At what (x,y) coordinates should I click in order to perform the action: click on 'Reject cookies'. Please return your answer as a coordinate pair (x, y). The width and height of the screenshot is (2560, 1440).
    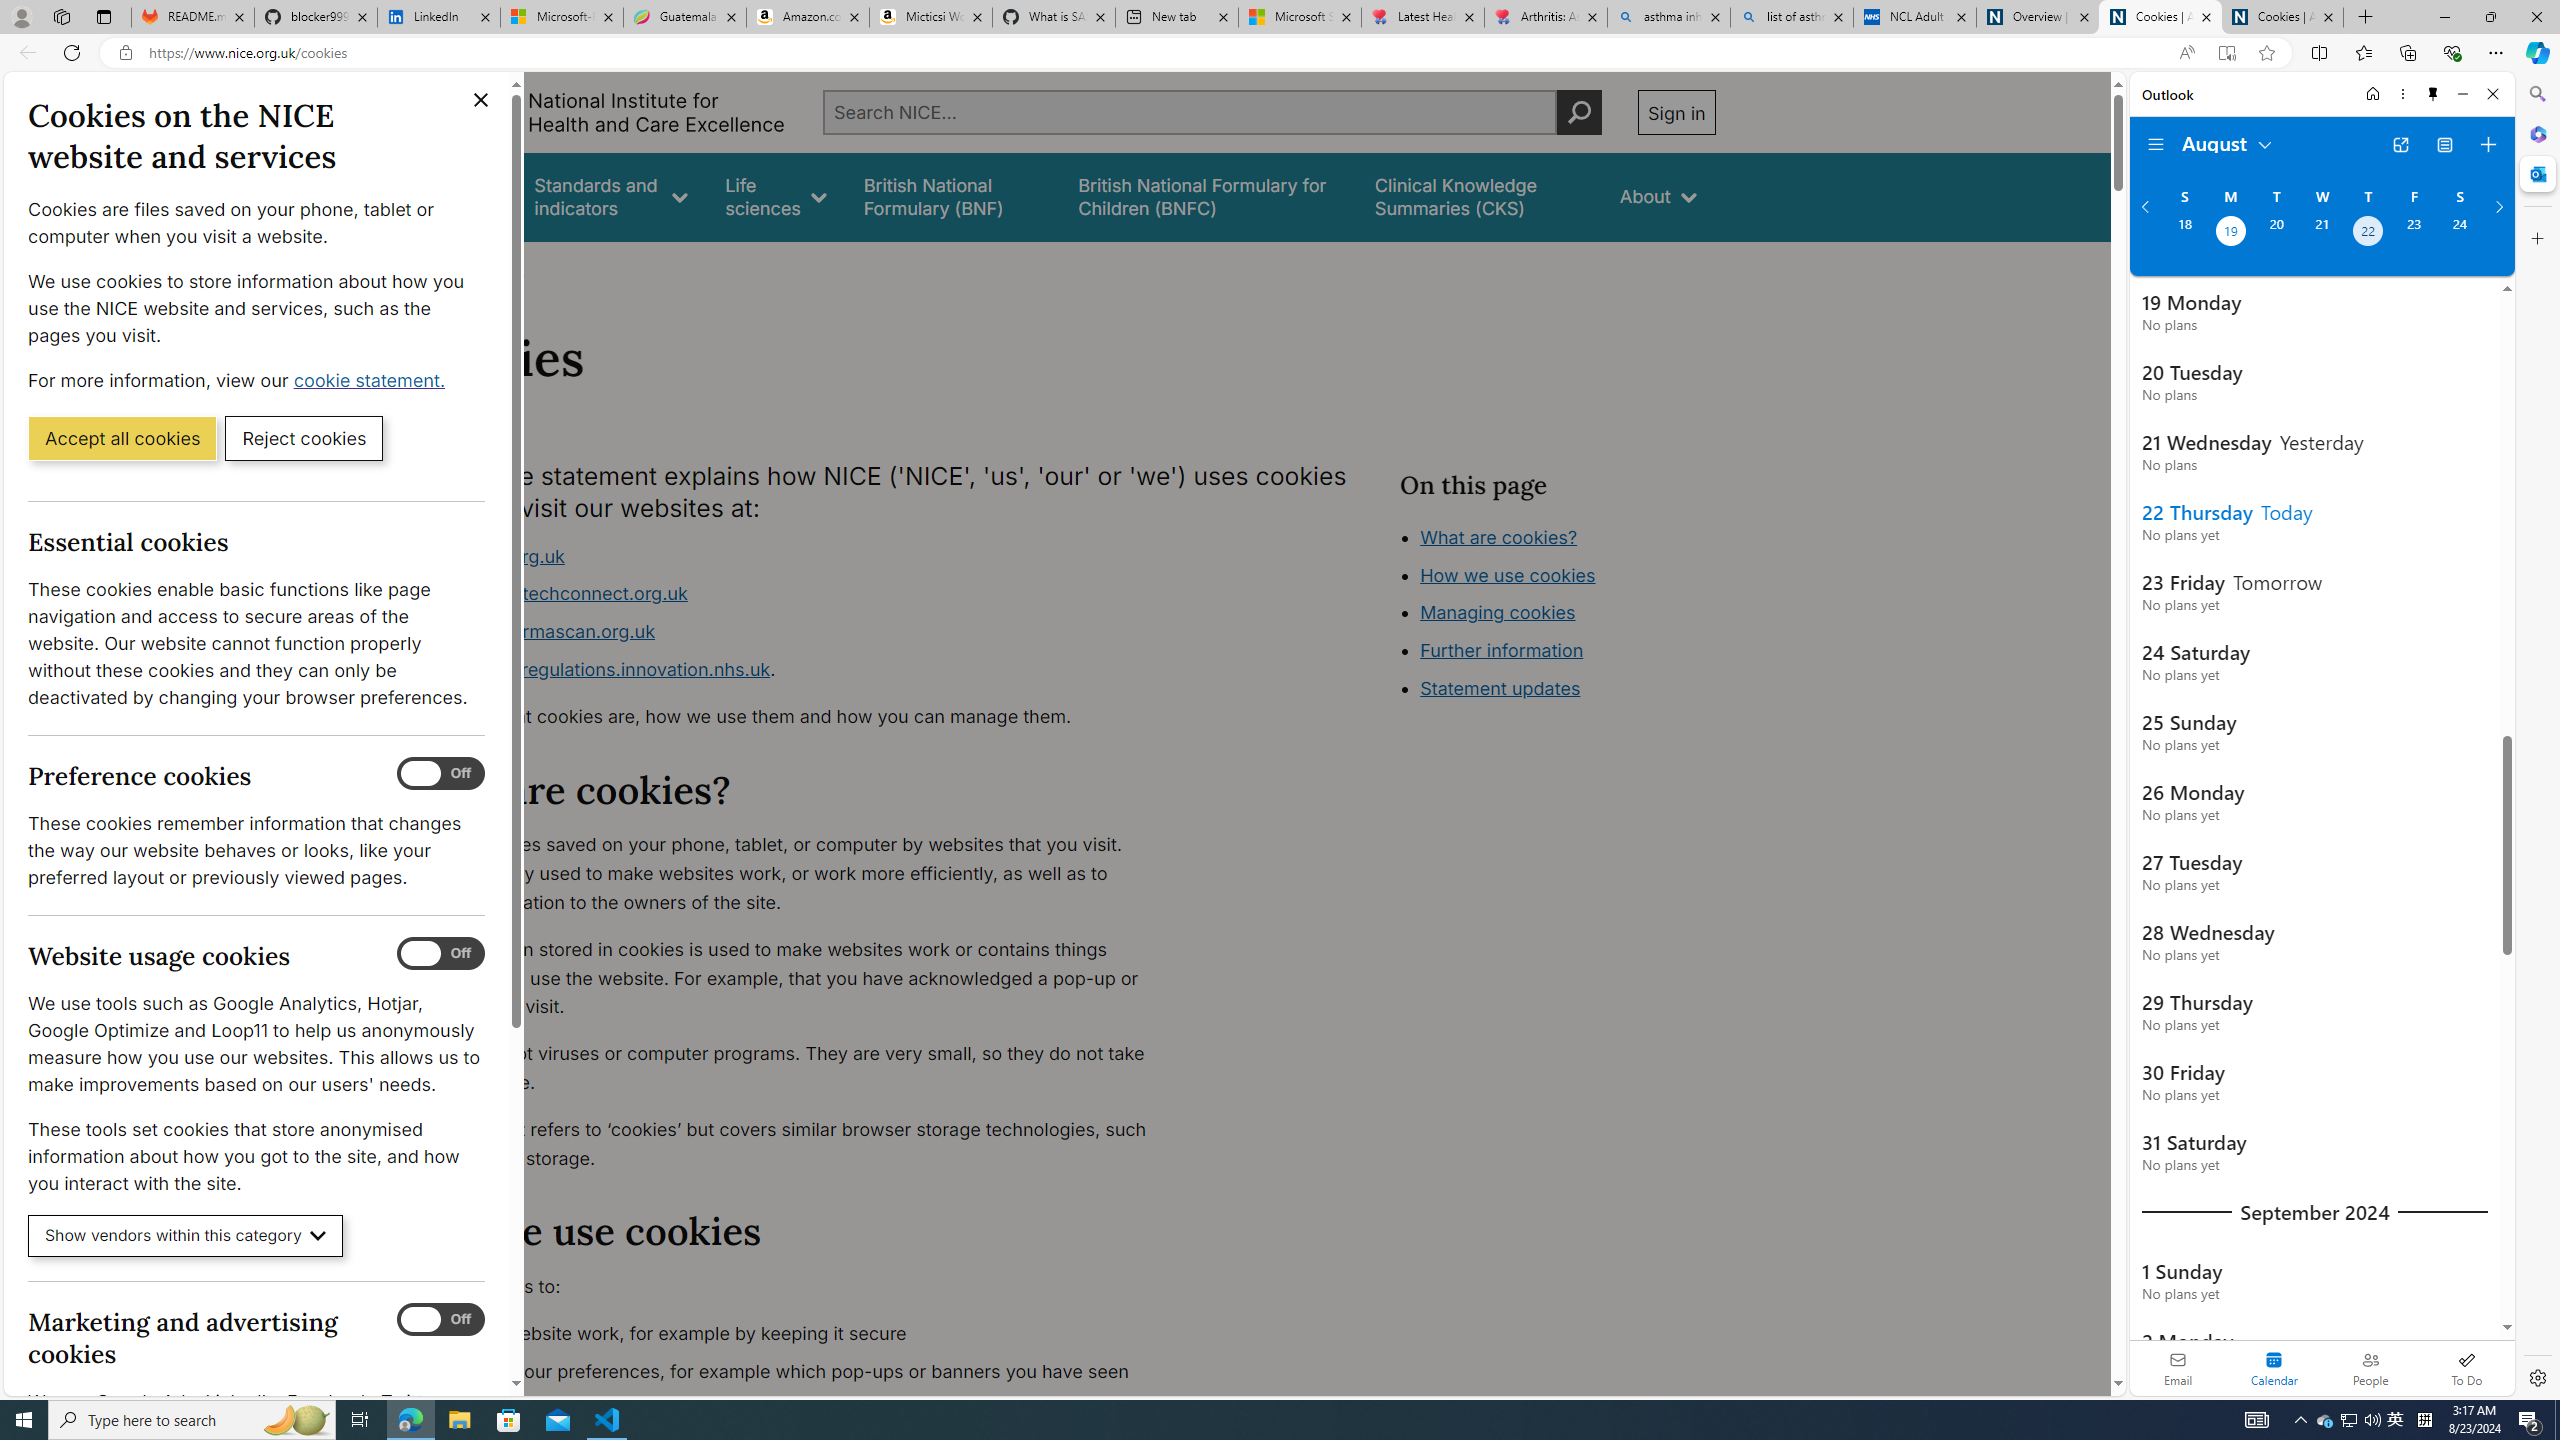
    Looking at the image, I should click on (303, 436).